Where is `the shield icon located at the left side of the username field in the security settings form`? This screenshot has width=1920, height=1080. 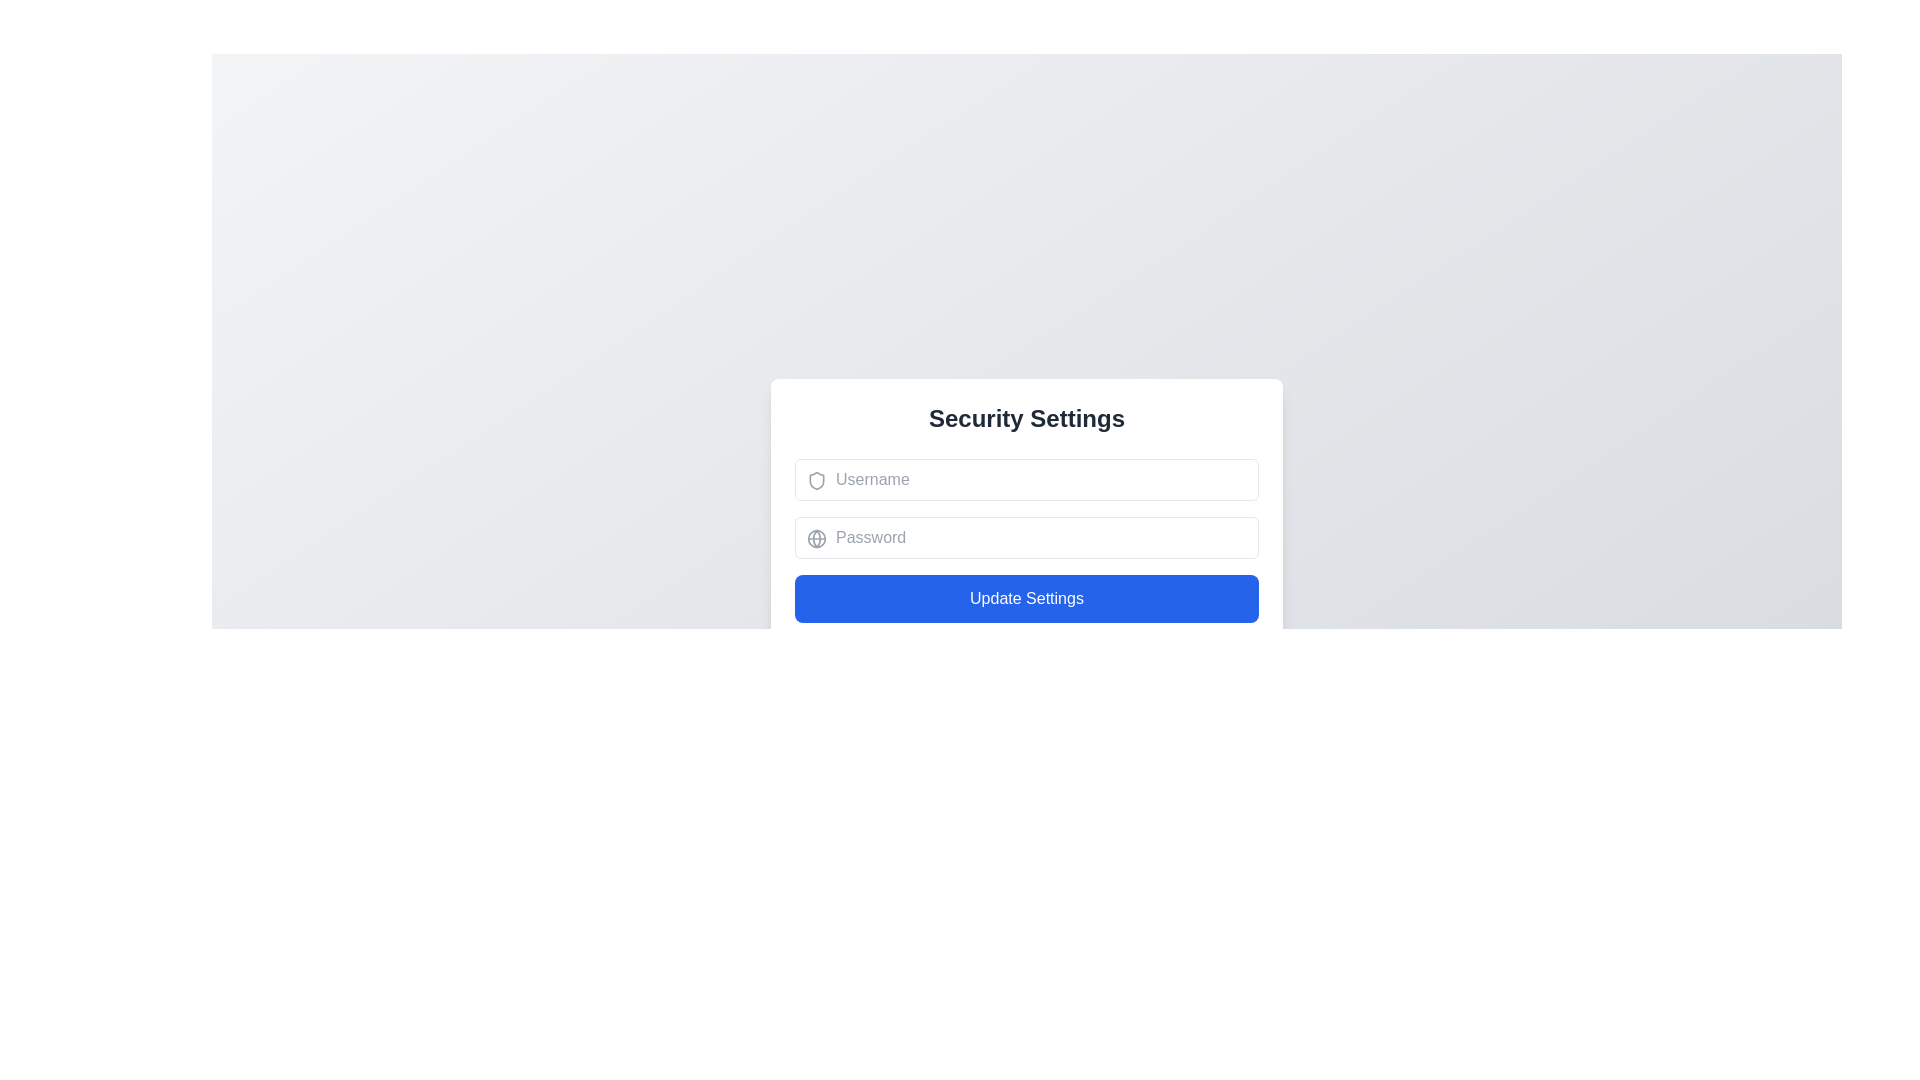 the shield icon located at the left side of the username field in the security settings form is located at coordinates (816, 479).